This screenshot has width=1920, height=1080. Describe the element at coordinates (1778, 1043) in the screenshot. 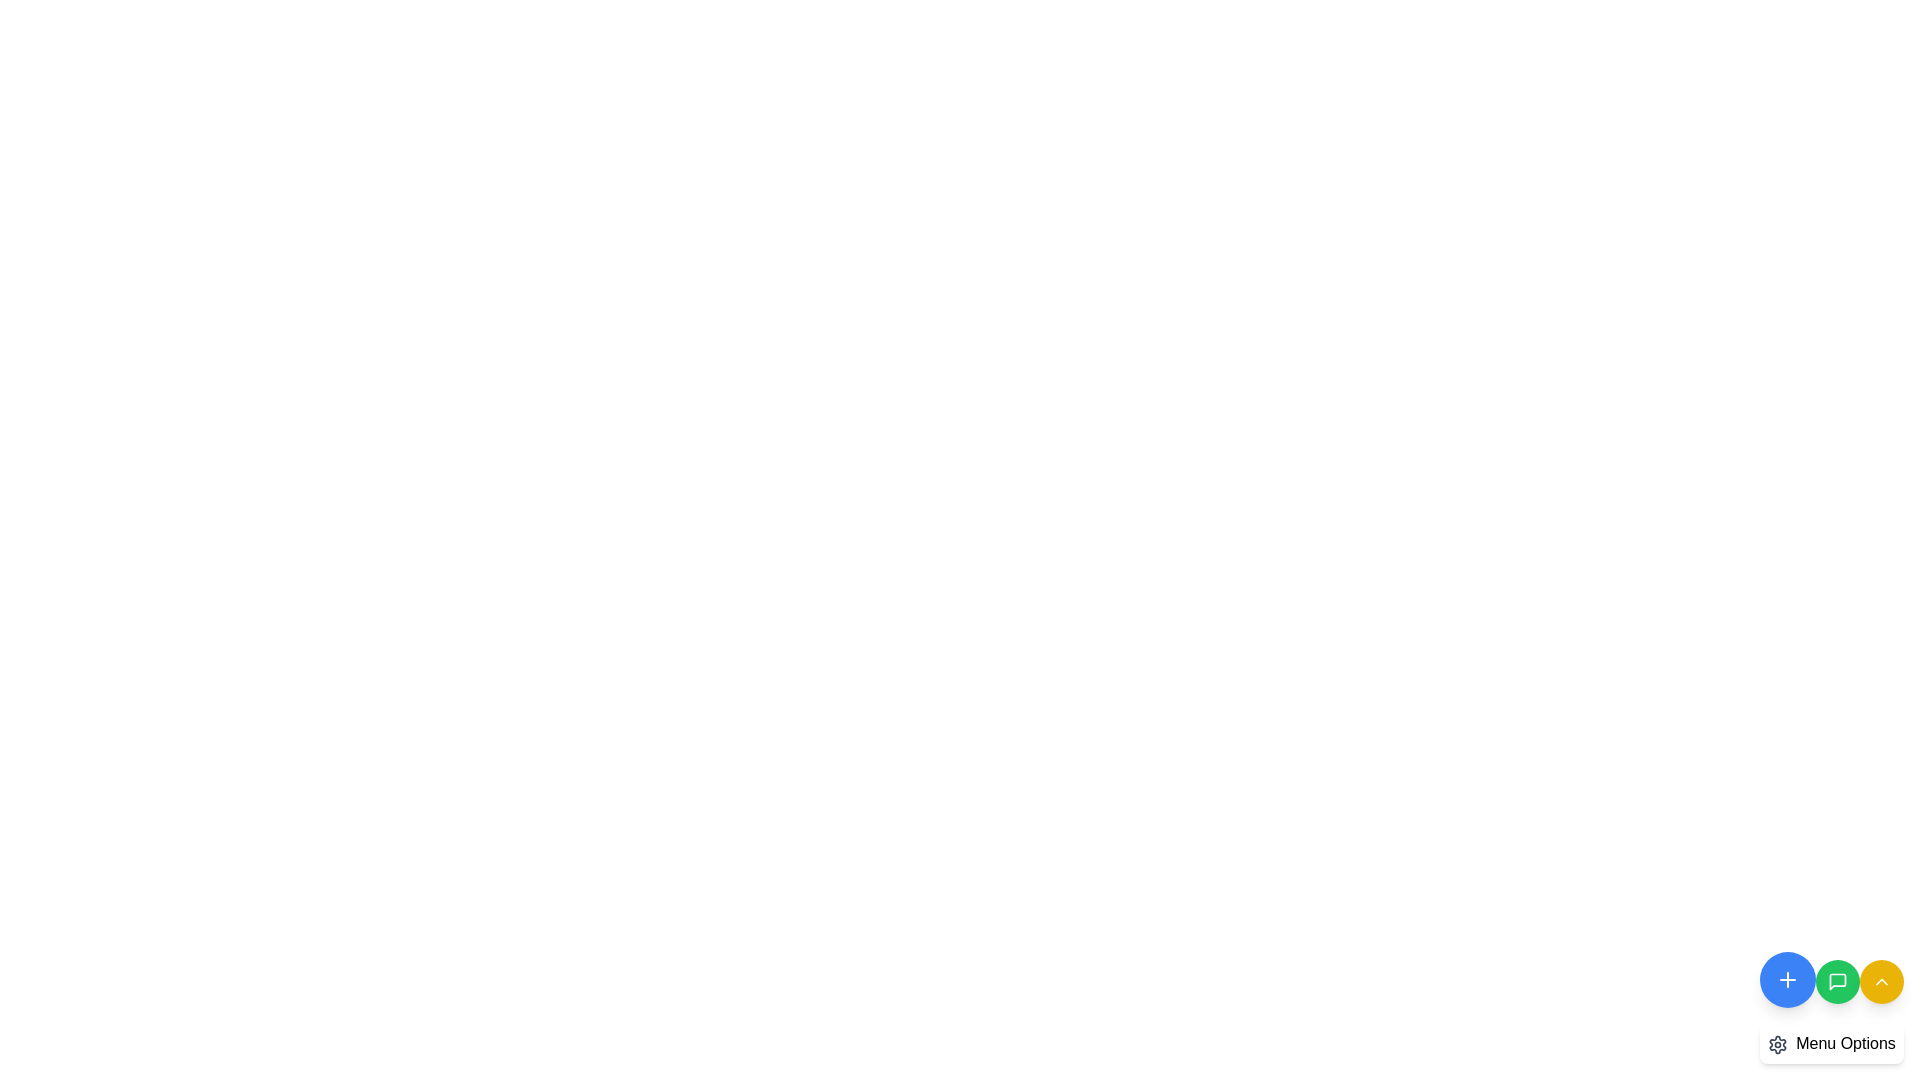

I see `the gear-like icon in the bottom-right corner of the interface, which represents settings` at that location.